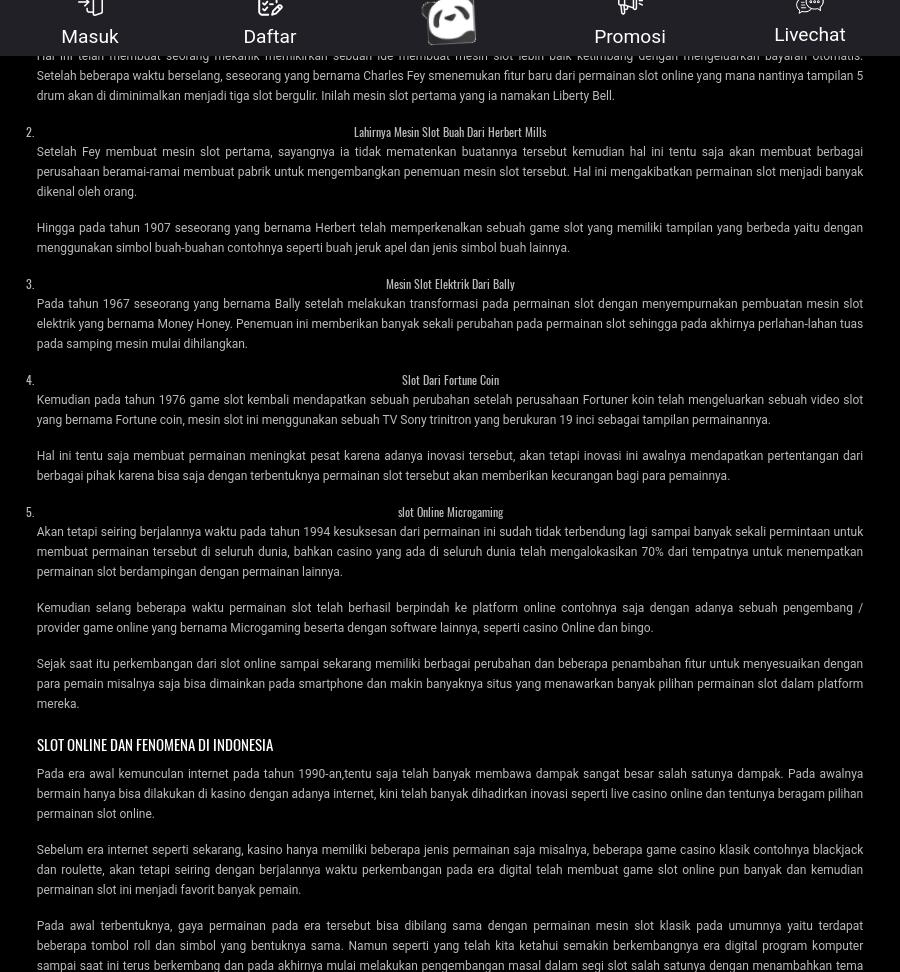  I want to click on 'Hingga pada tahun 1907 seseorang yang bernama Herbert telah memperkenalkan sebuah game slot yang memiliki tampilan yang berbeda yaitu dengan menggunakan simbol buah-buahan contohnya seperti buah jeruk apel dan jenis simbol buah lainnya.', so click(449, 235).